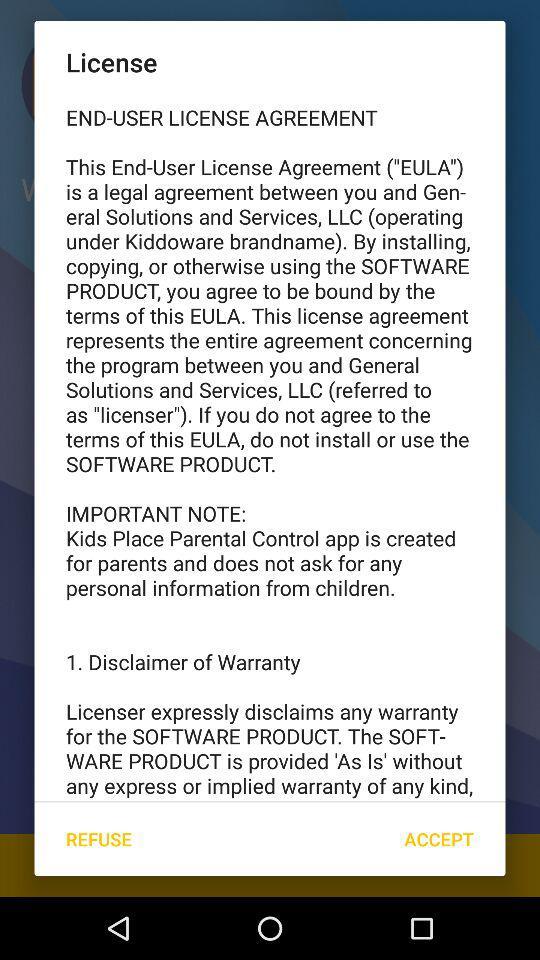  Describe the element at coordinates (438, 839) in the screenshot. I see `accept` at that location.